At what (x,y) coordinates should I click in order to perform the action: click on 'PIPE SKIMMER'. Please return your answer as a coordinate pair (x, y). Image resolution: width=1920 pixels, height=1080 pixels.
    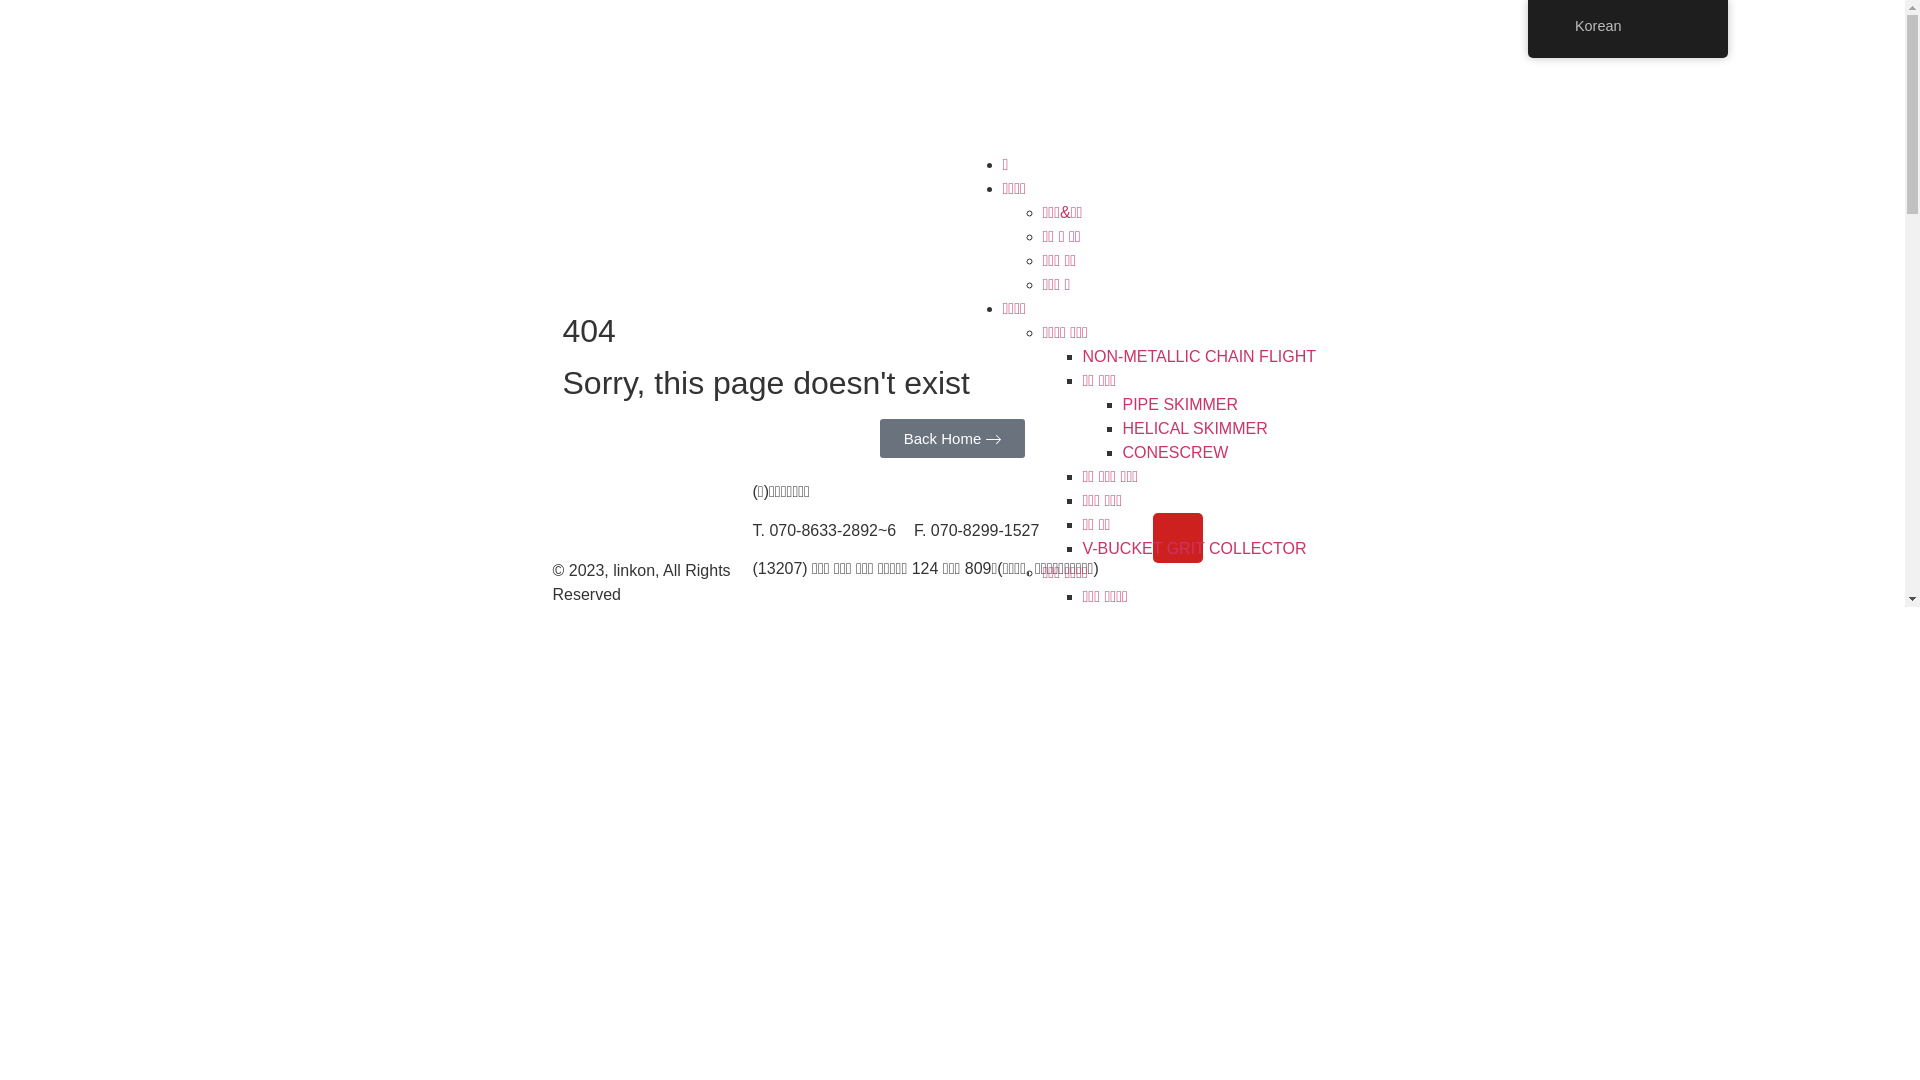
    Looking at the image, I should click on (1180, 404).